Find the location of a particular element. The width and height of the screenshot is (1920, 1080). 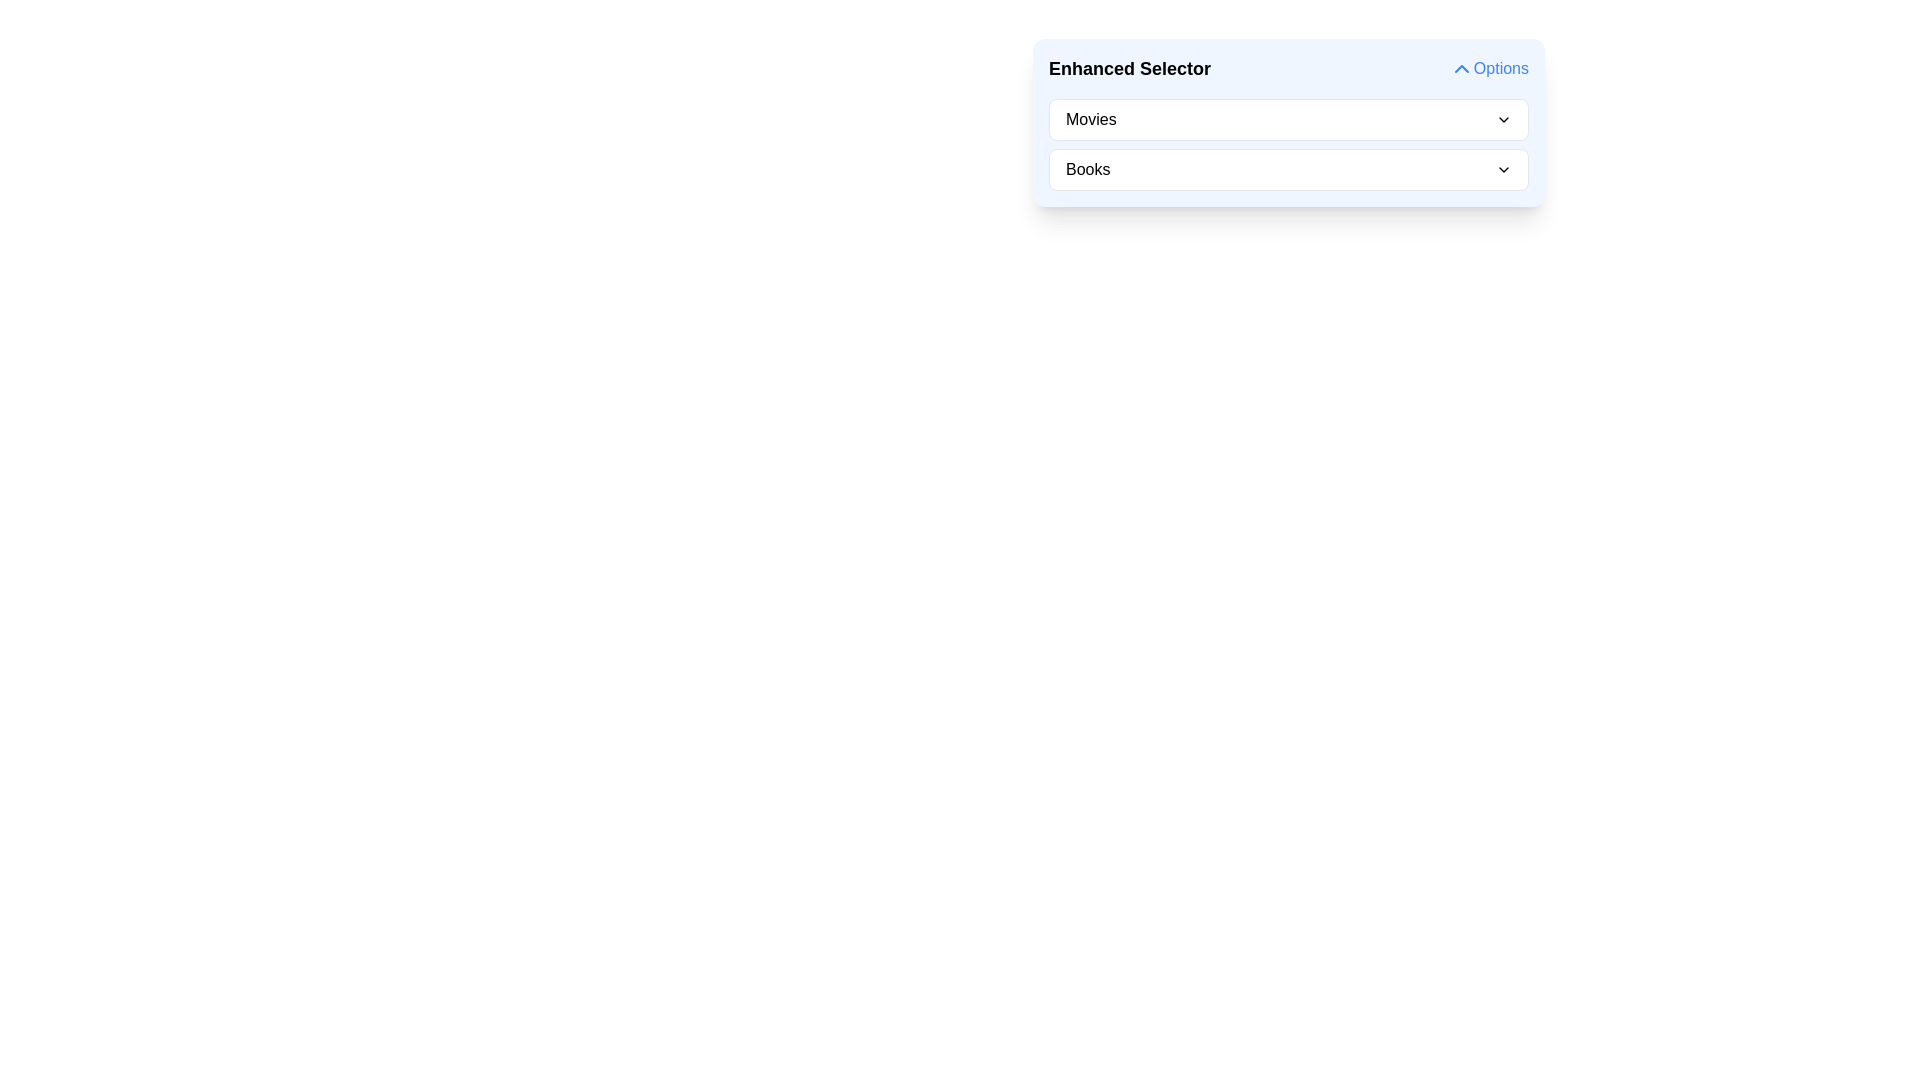

the 'Options' hyperlink, which is styled in blue text and has an upward arrow icon adjacent to it, located in the upper right corner of the 'Enhanced Selector' component is located at coordinates (1488, 68).